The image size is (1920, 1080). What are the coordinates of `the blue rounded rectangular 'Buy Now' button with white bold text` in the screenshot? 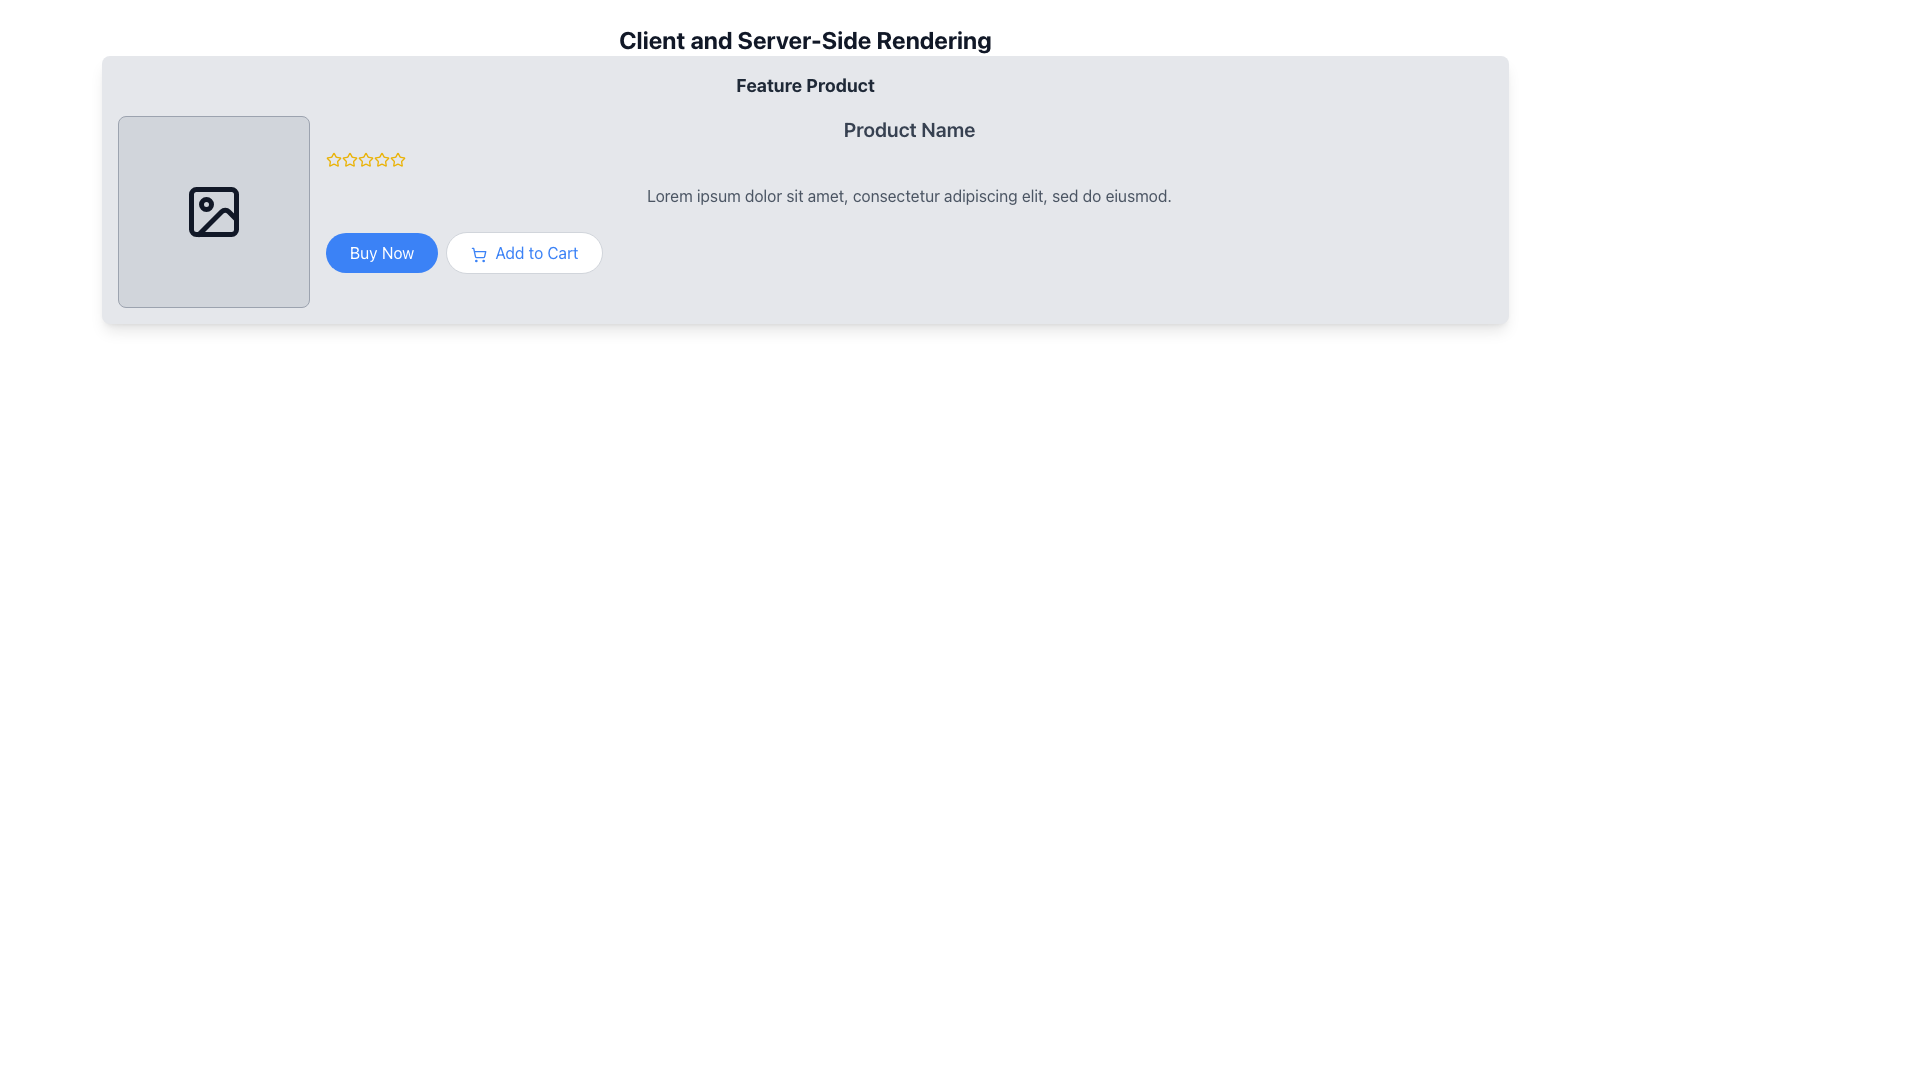 It's located at (382, 252).